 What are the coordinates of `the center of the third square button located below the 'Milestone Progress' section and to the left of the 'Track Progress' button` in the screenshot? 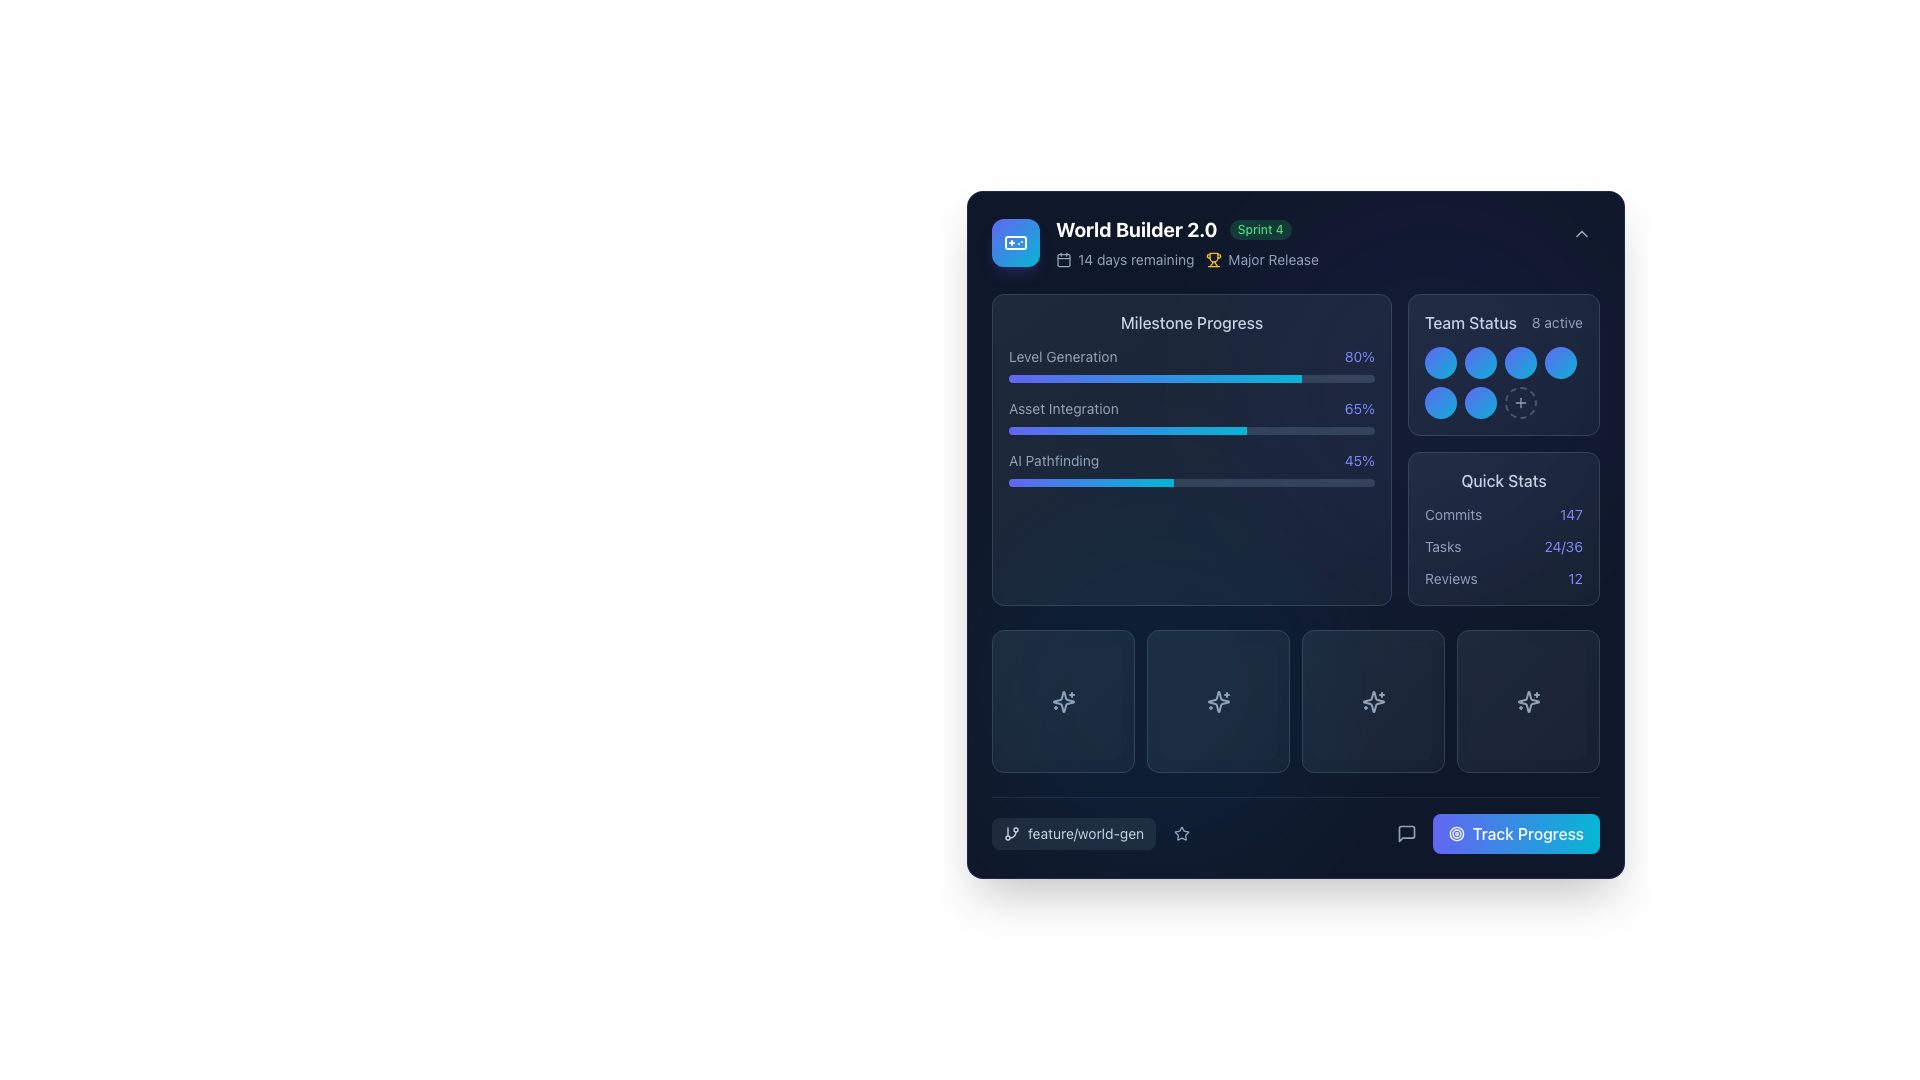 It's located at (1372, 700).